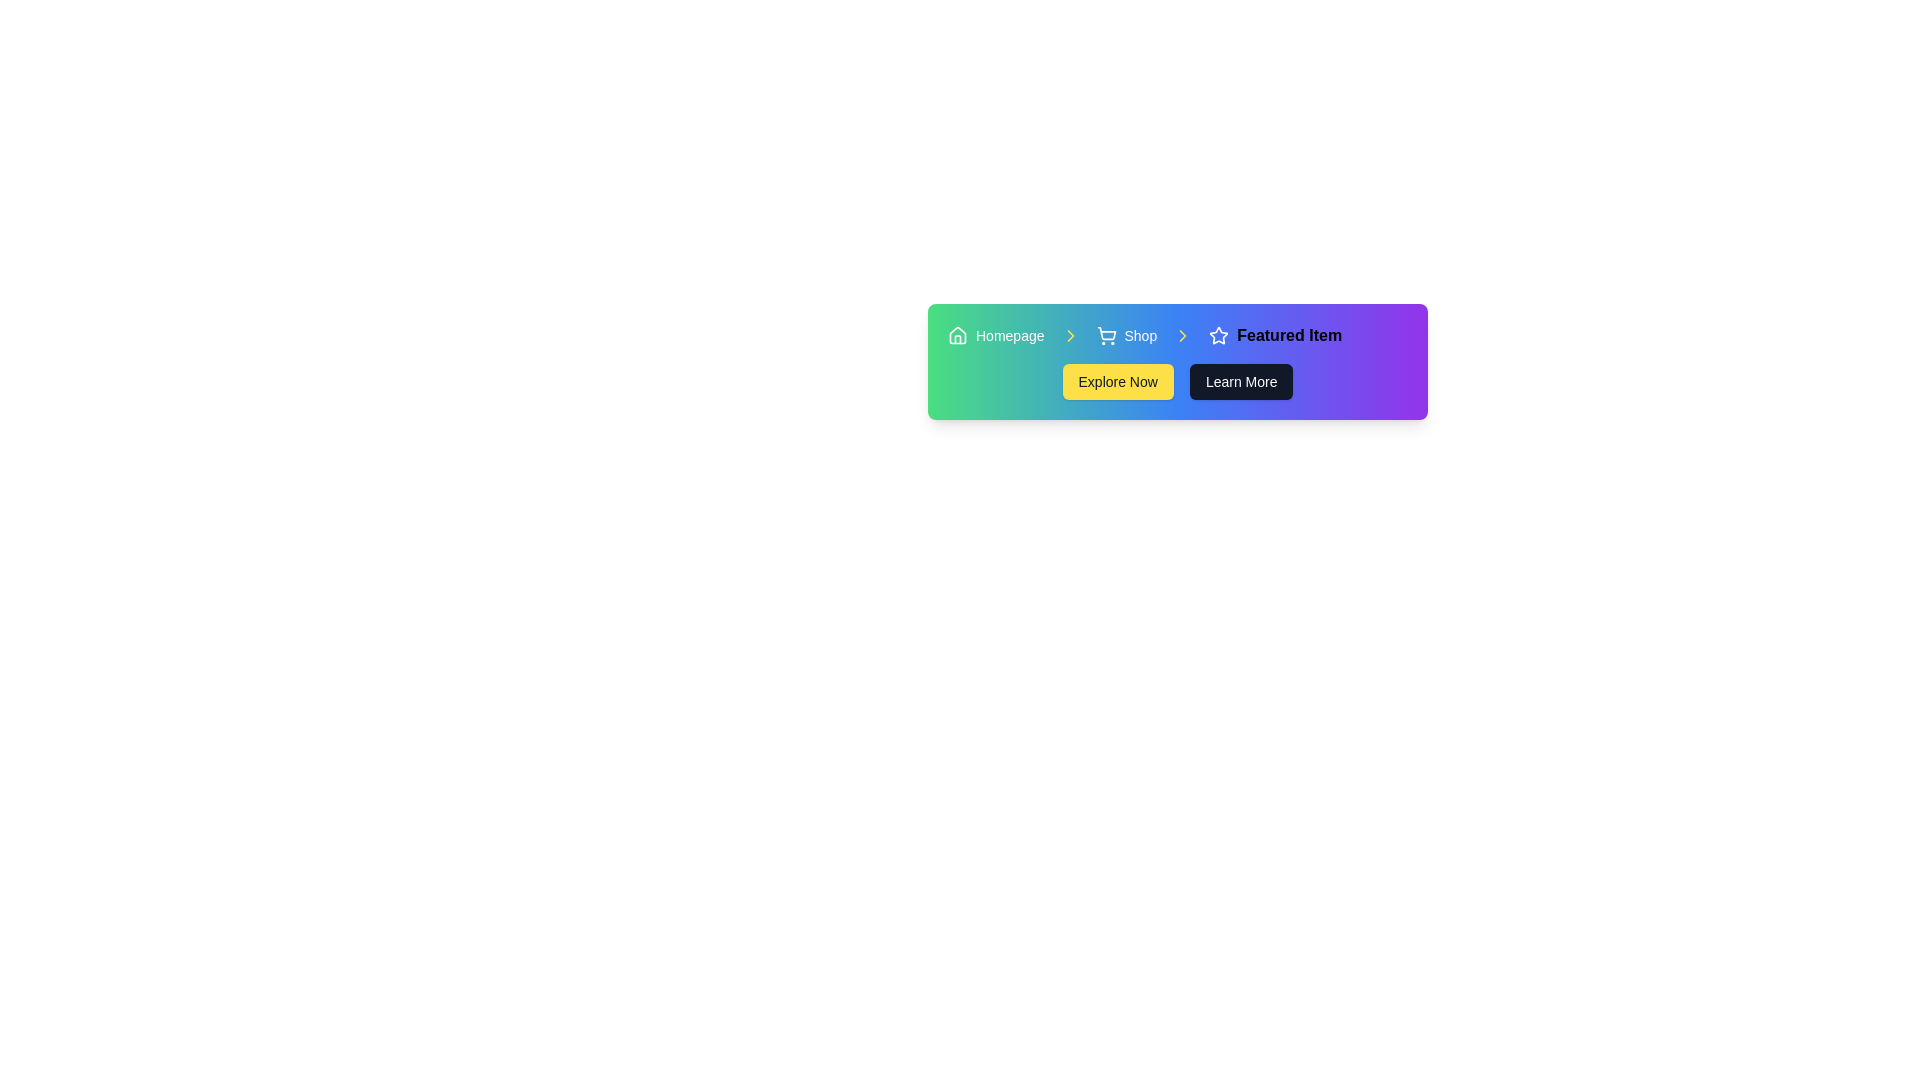  I want to click on the hyperlink located near the top-left side of the navigation bar, which redirects the user to the homepage, so click(1010, 334).